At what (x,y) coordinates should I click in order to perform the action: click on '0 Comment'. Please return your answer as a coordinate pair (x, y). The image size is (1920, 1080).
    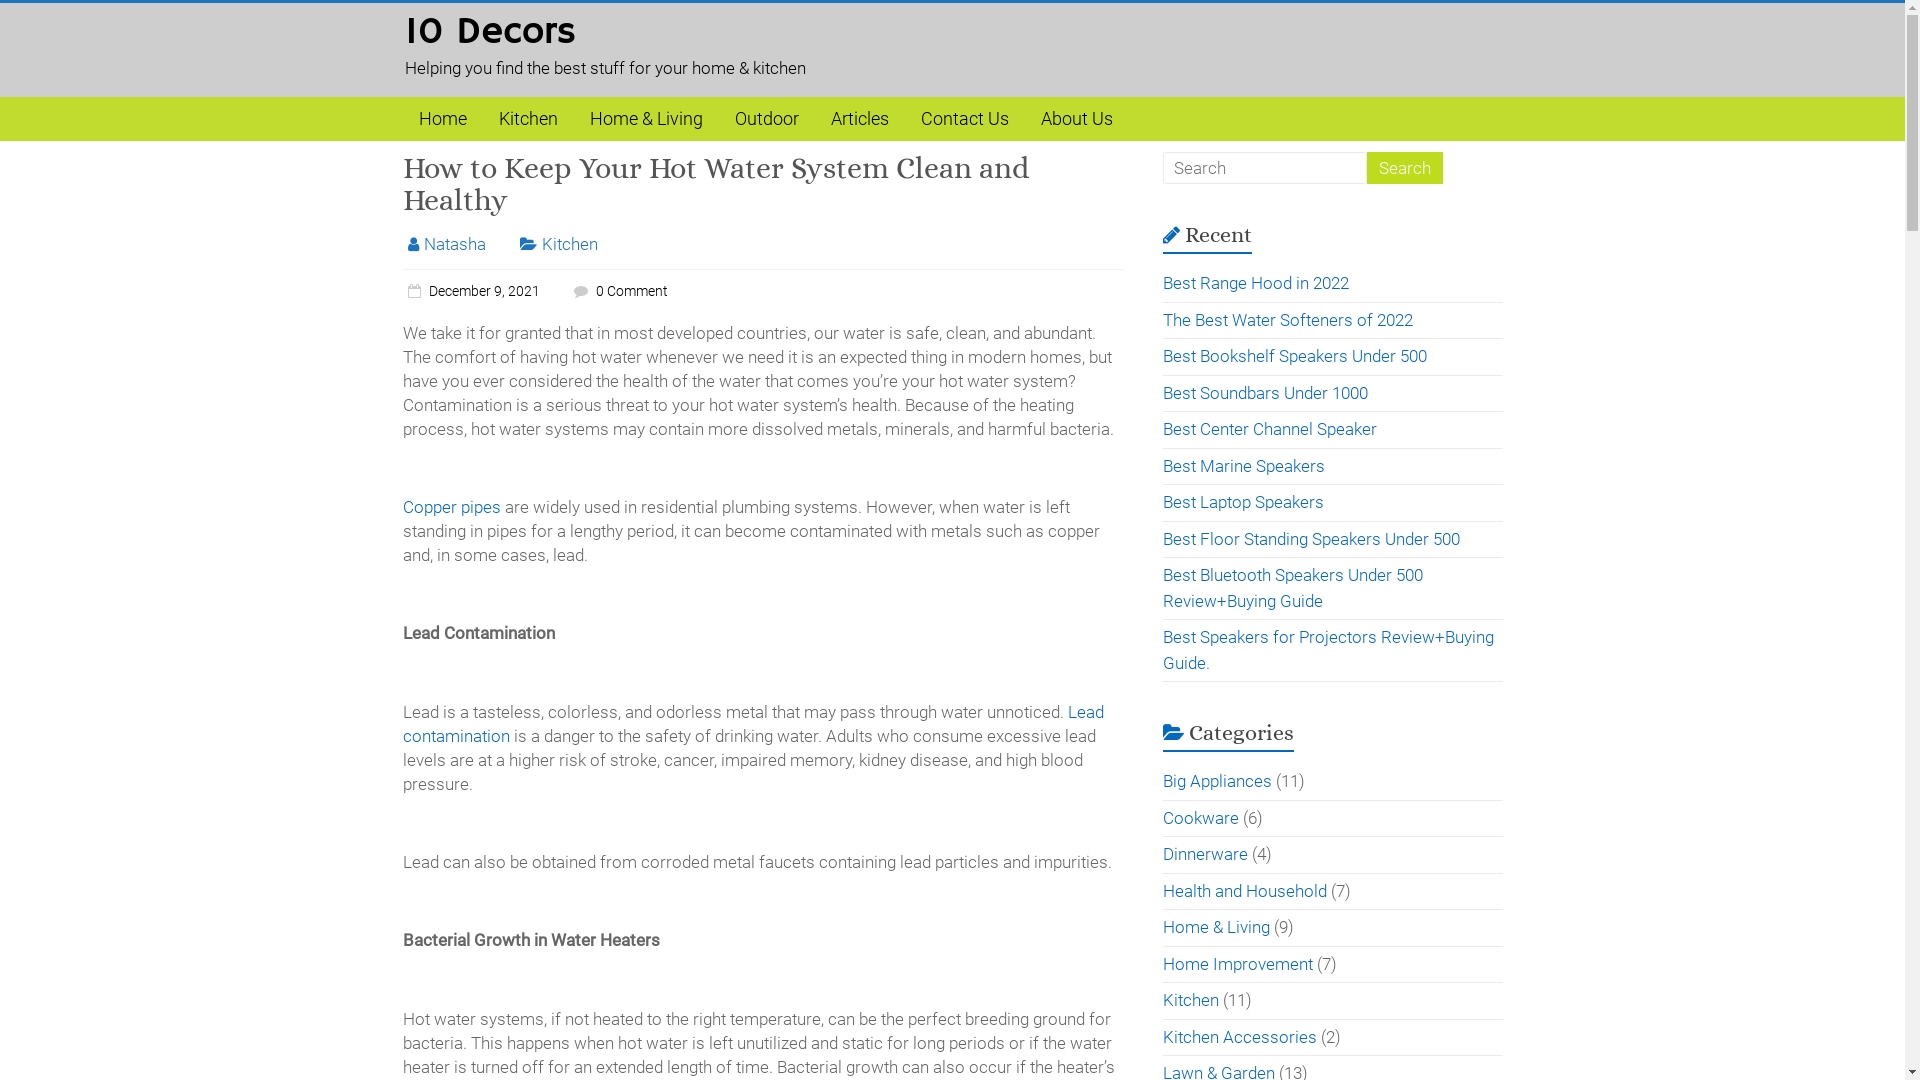
    Looking at the image, I should click on (566, 290).